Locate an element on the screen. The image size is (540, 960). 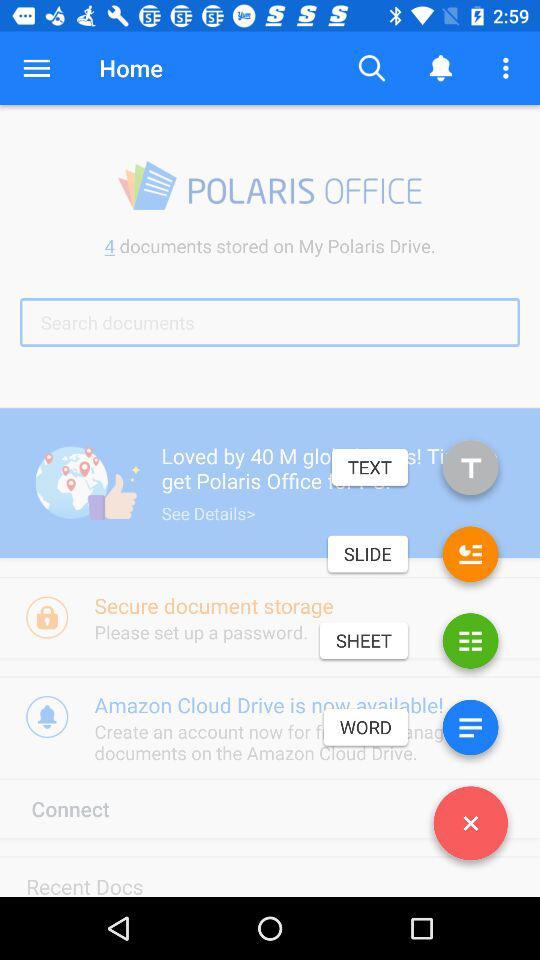
open word is located at coordinates (470, 730).